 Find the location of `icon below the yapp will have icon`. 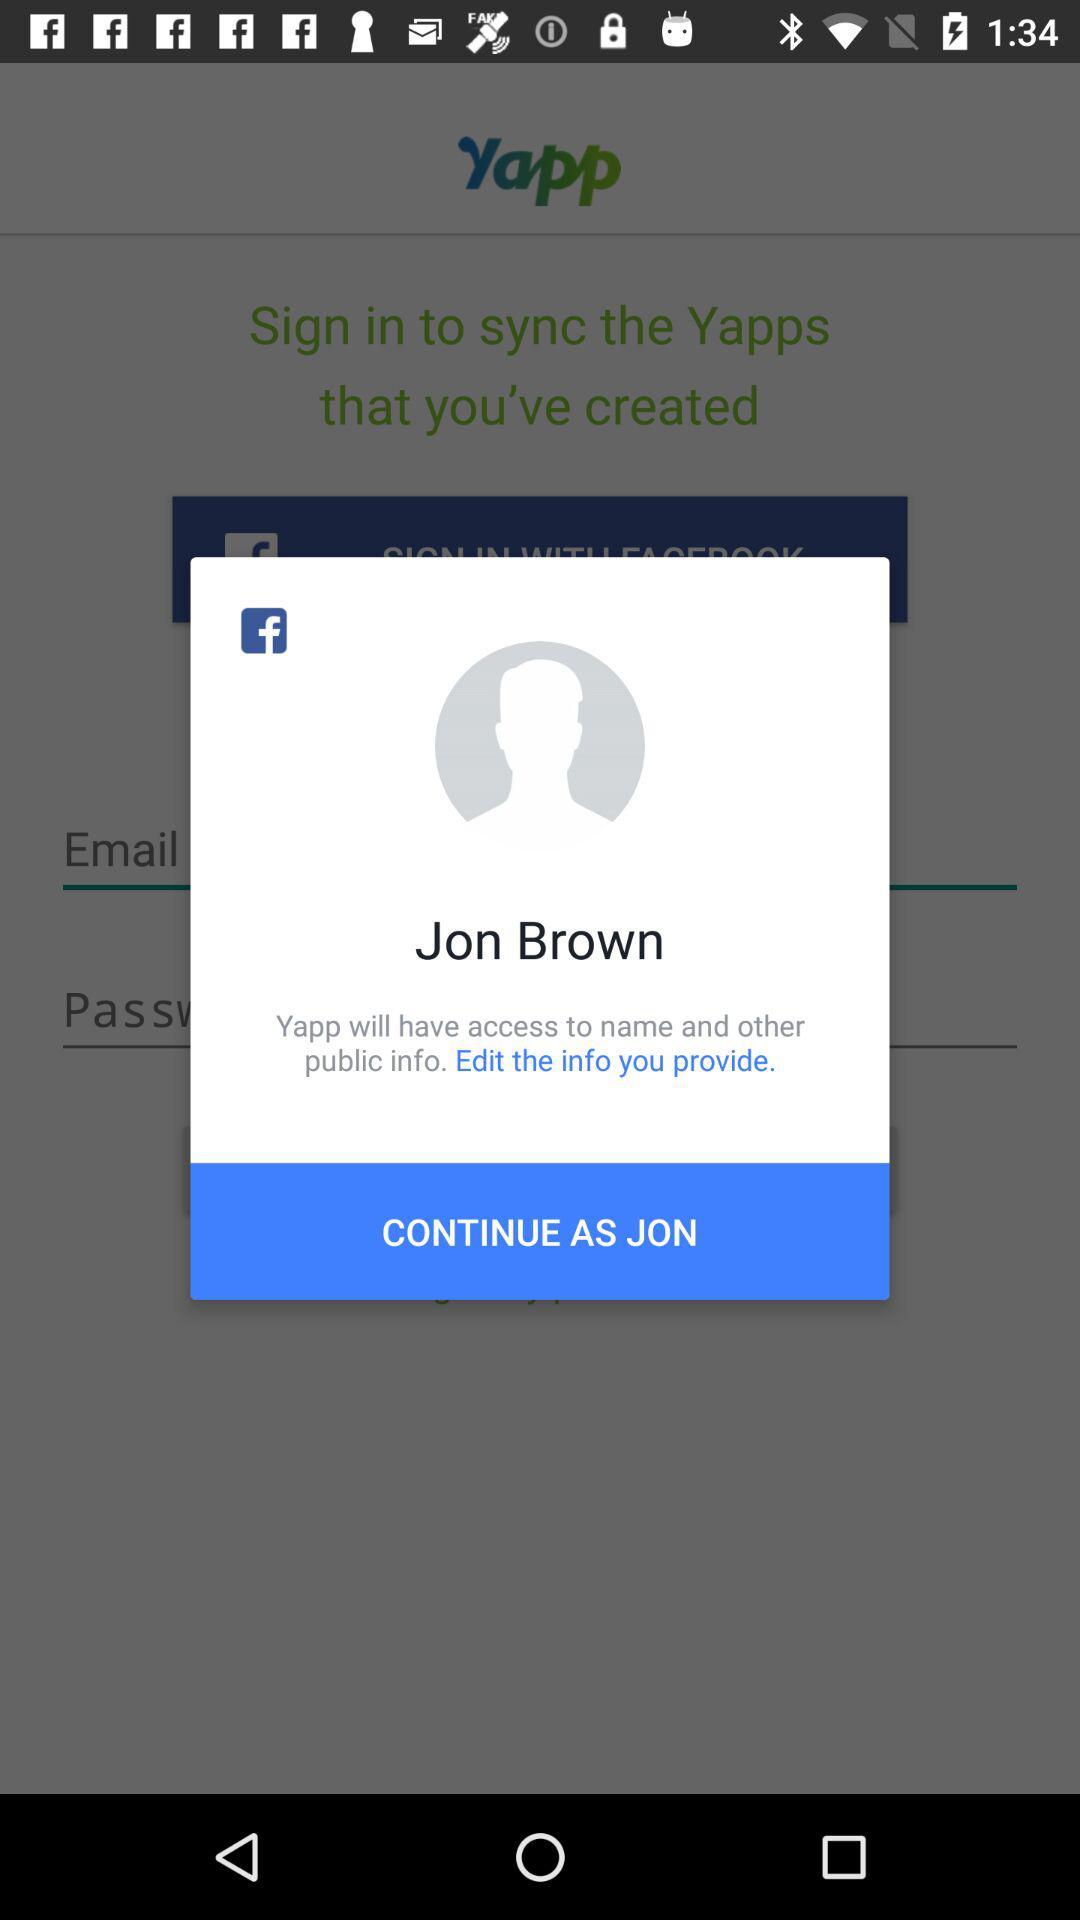

icon below the yapp will have icon is located at coordinates (540, 1230).